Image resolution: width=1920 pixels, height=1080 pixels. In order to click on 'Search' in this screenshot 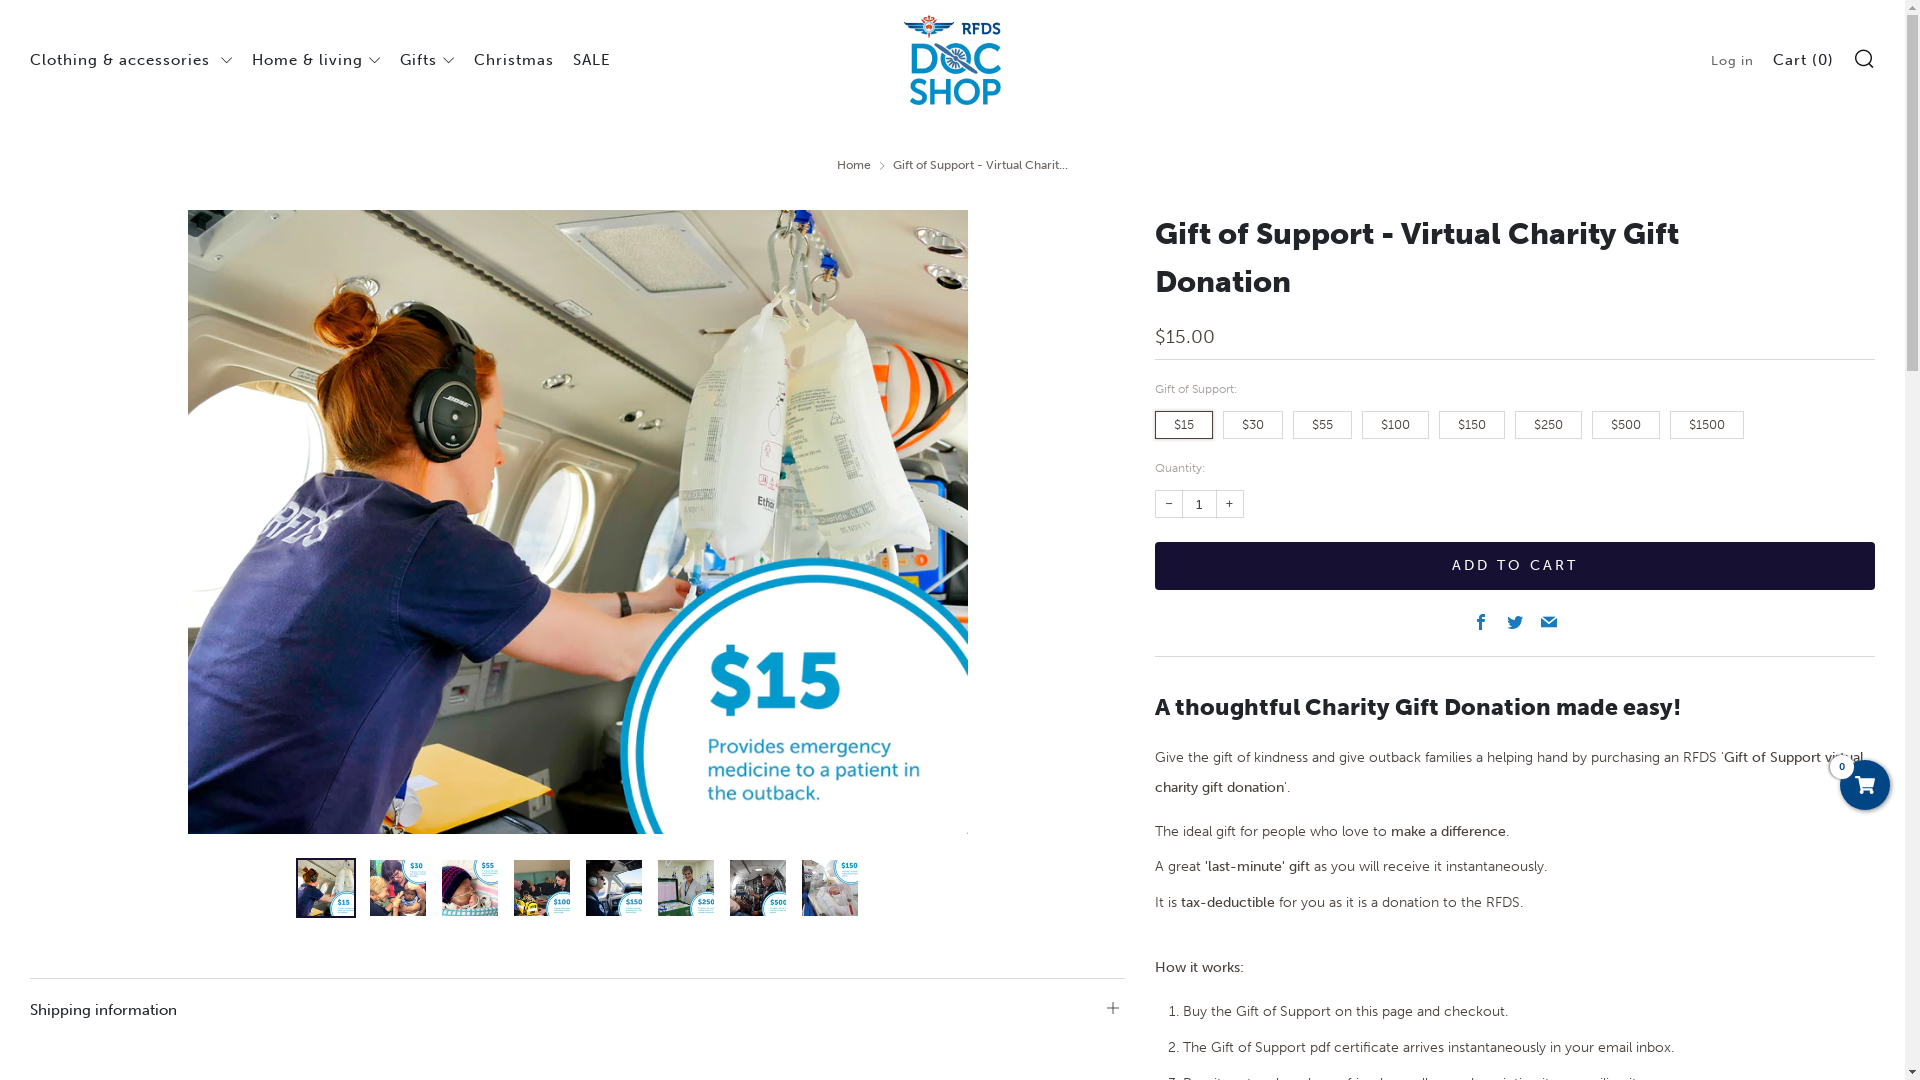, I will do `click(1862, 56)`.